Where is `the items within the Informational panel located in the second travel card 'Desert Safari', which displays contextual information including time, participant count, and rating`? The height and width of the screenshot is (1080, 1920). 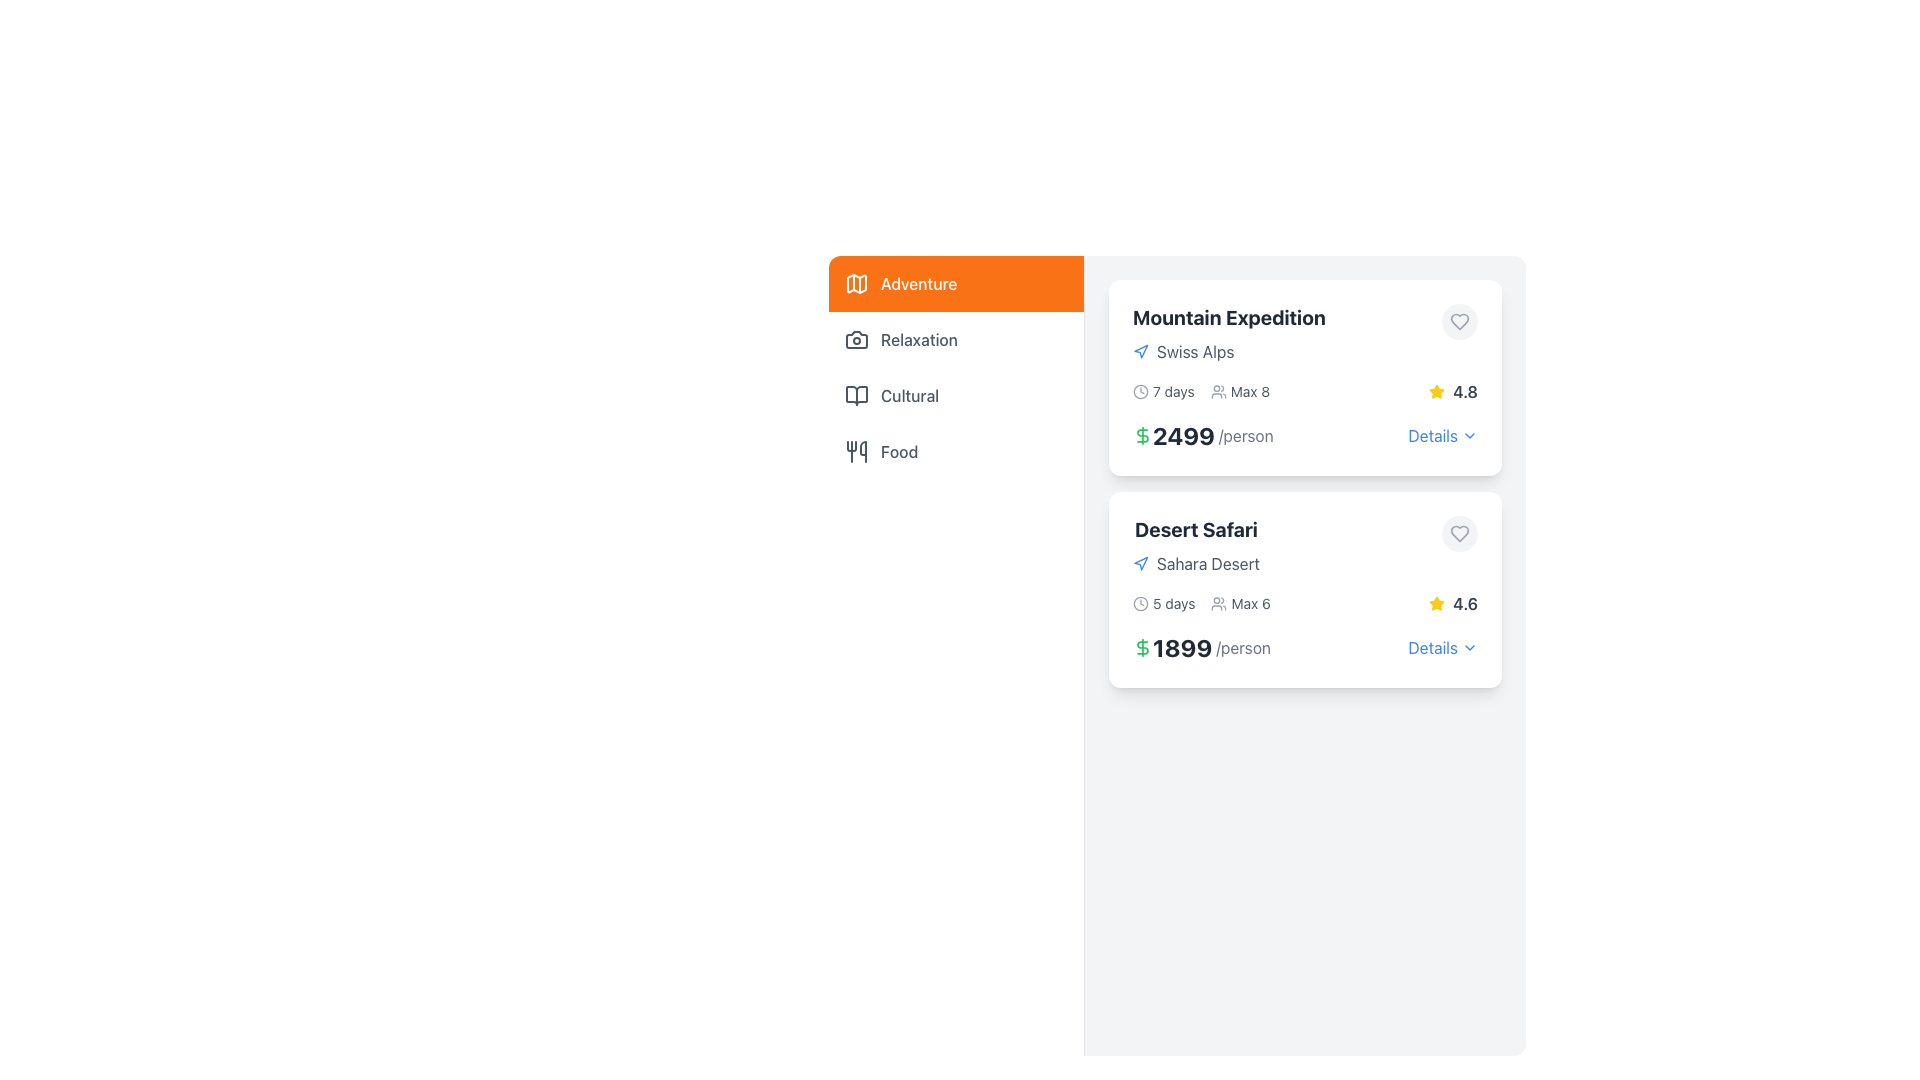
the items within the Informational panel located in the second travel card 'Desert Safari', which displays contextual information including time, participant count, and rating is located at coordinates (1305, 603).